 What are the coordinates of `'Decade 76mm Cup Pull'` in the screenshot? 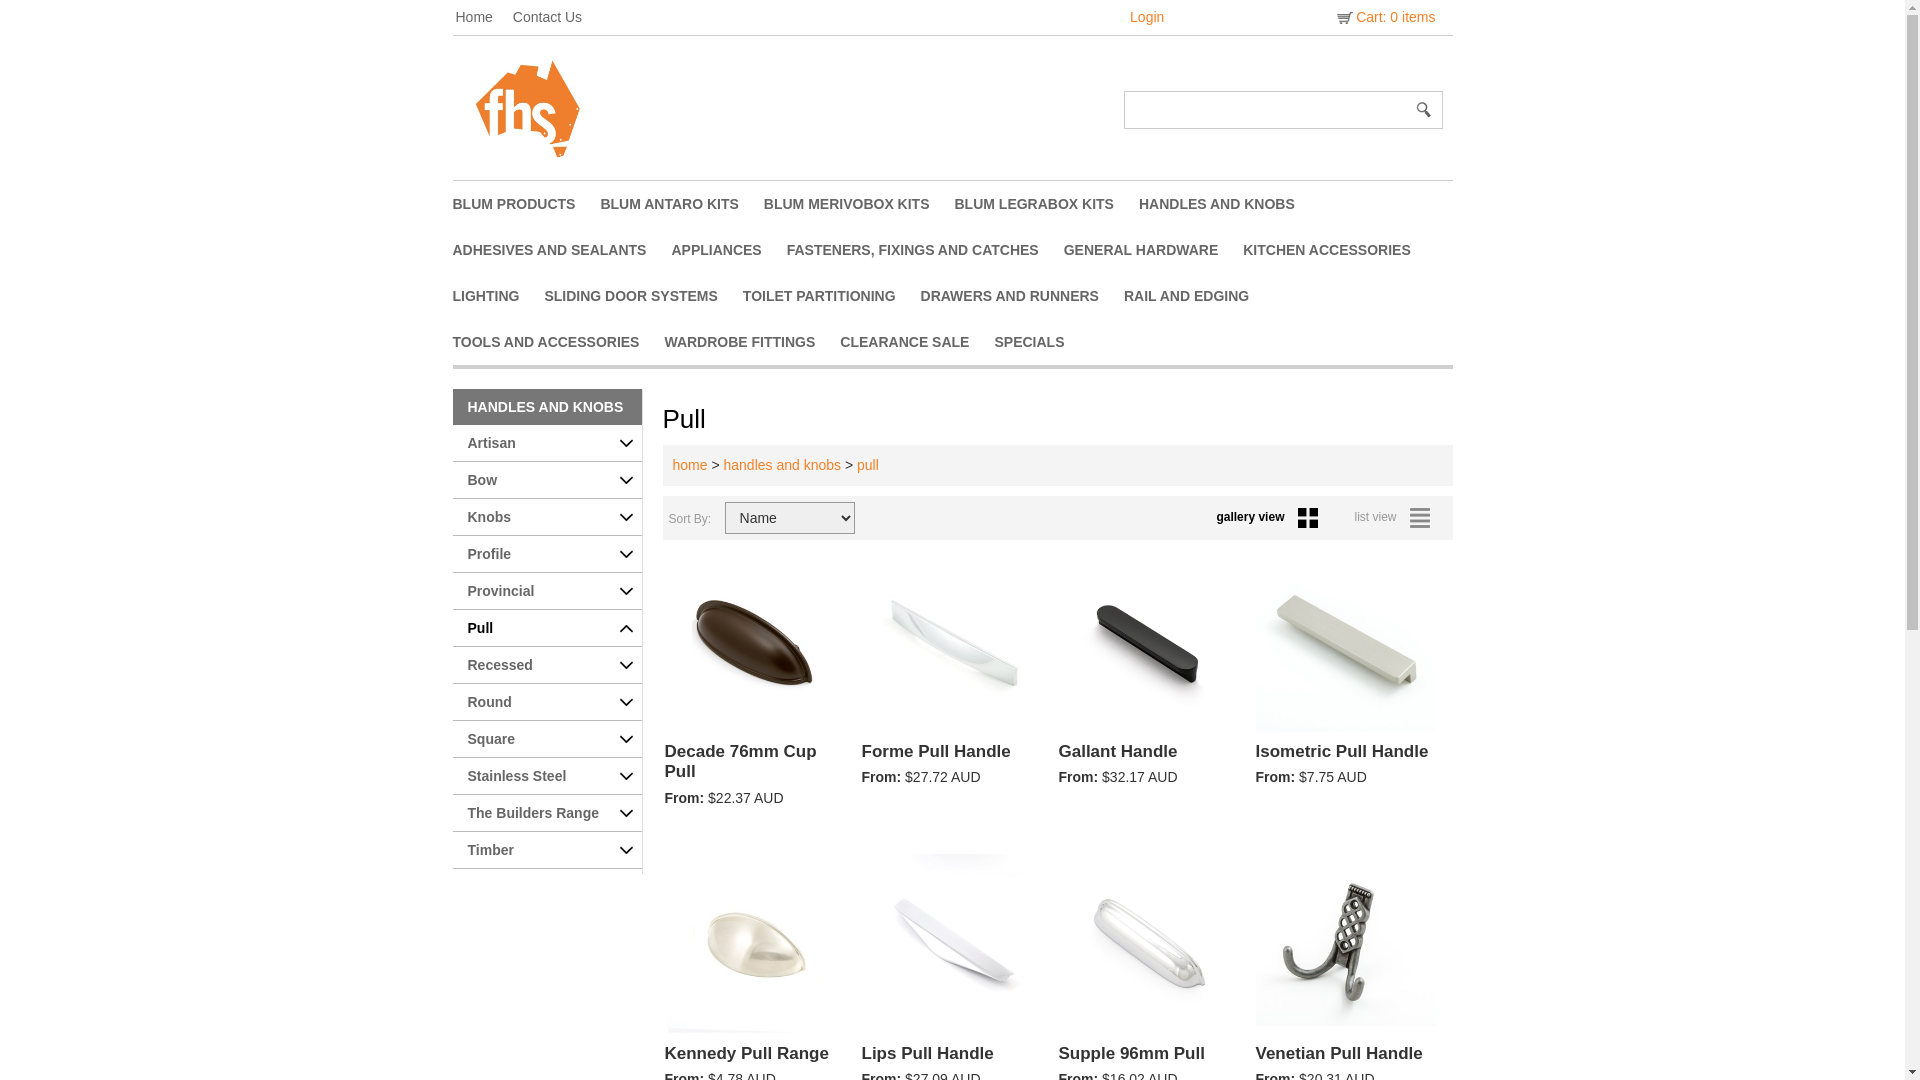 It's located at (755, 773).